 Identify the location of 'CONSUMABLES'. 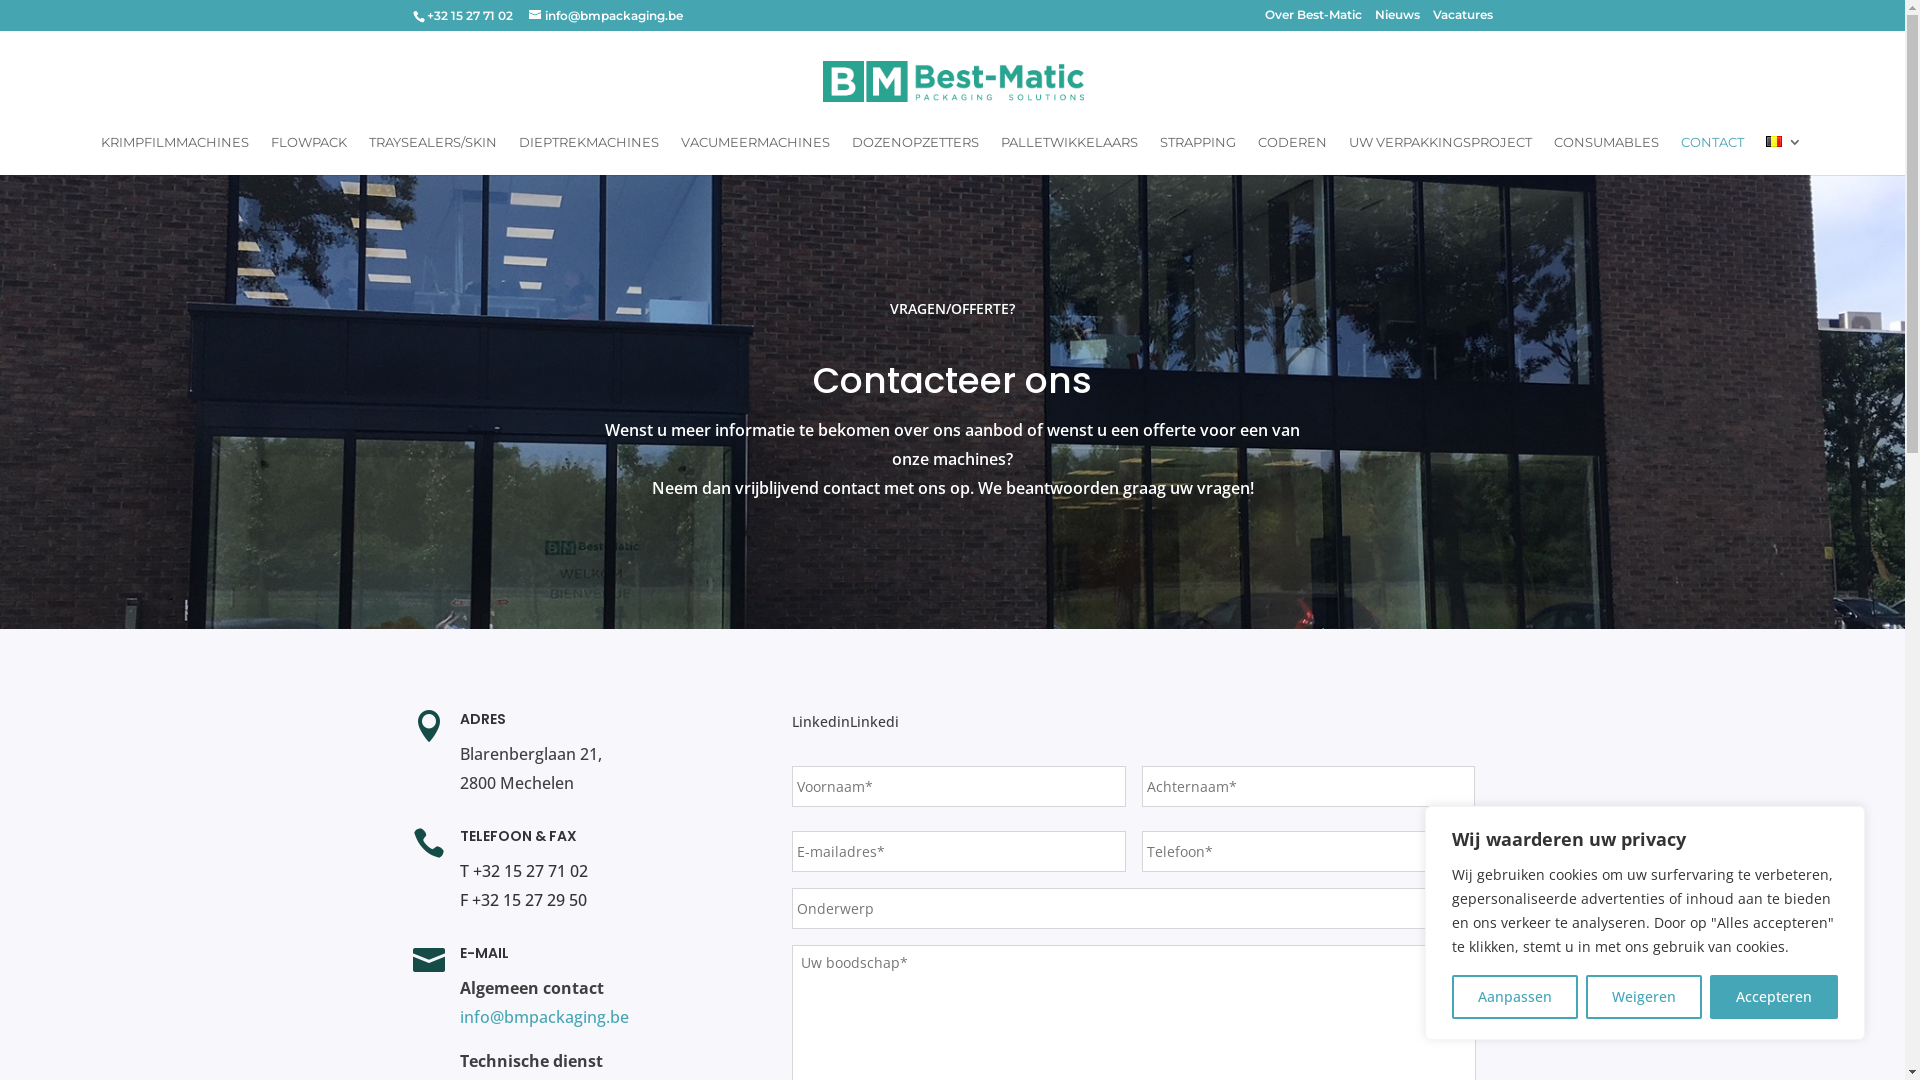
(1606, 153).